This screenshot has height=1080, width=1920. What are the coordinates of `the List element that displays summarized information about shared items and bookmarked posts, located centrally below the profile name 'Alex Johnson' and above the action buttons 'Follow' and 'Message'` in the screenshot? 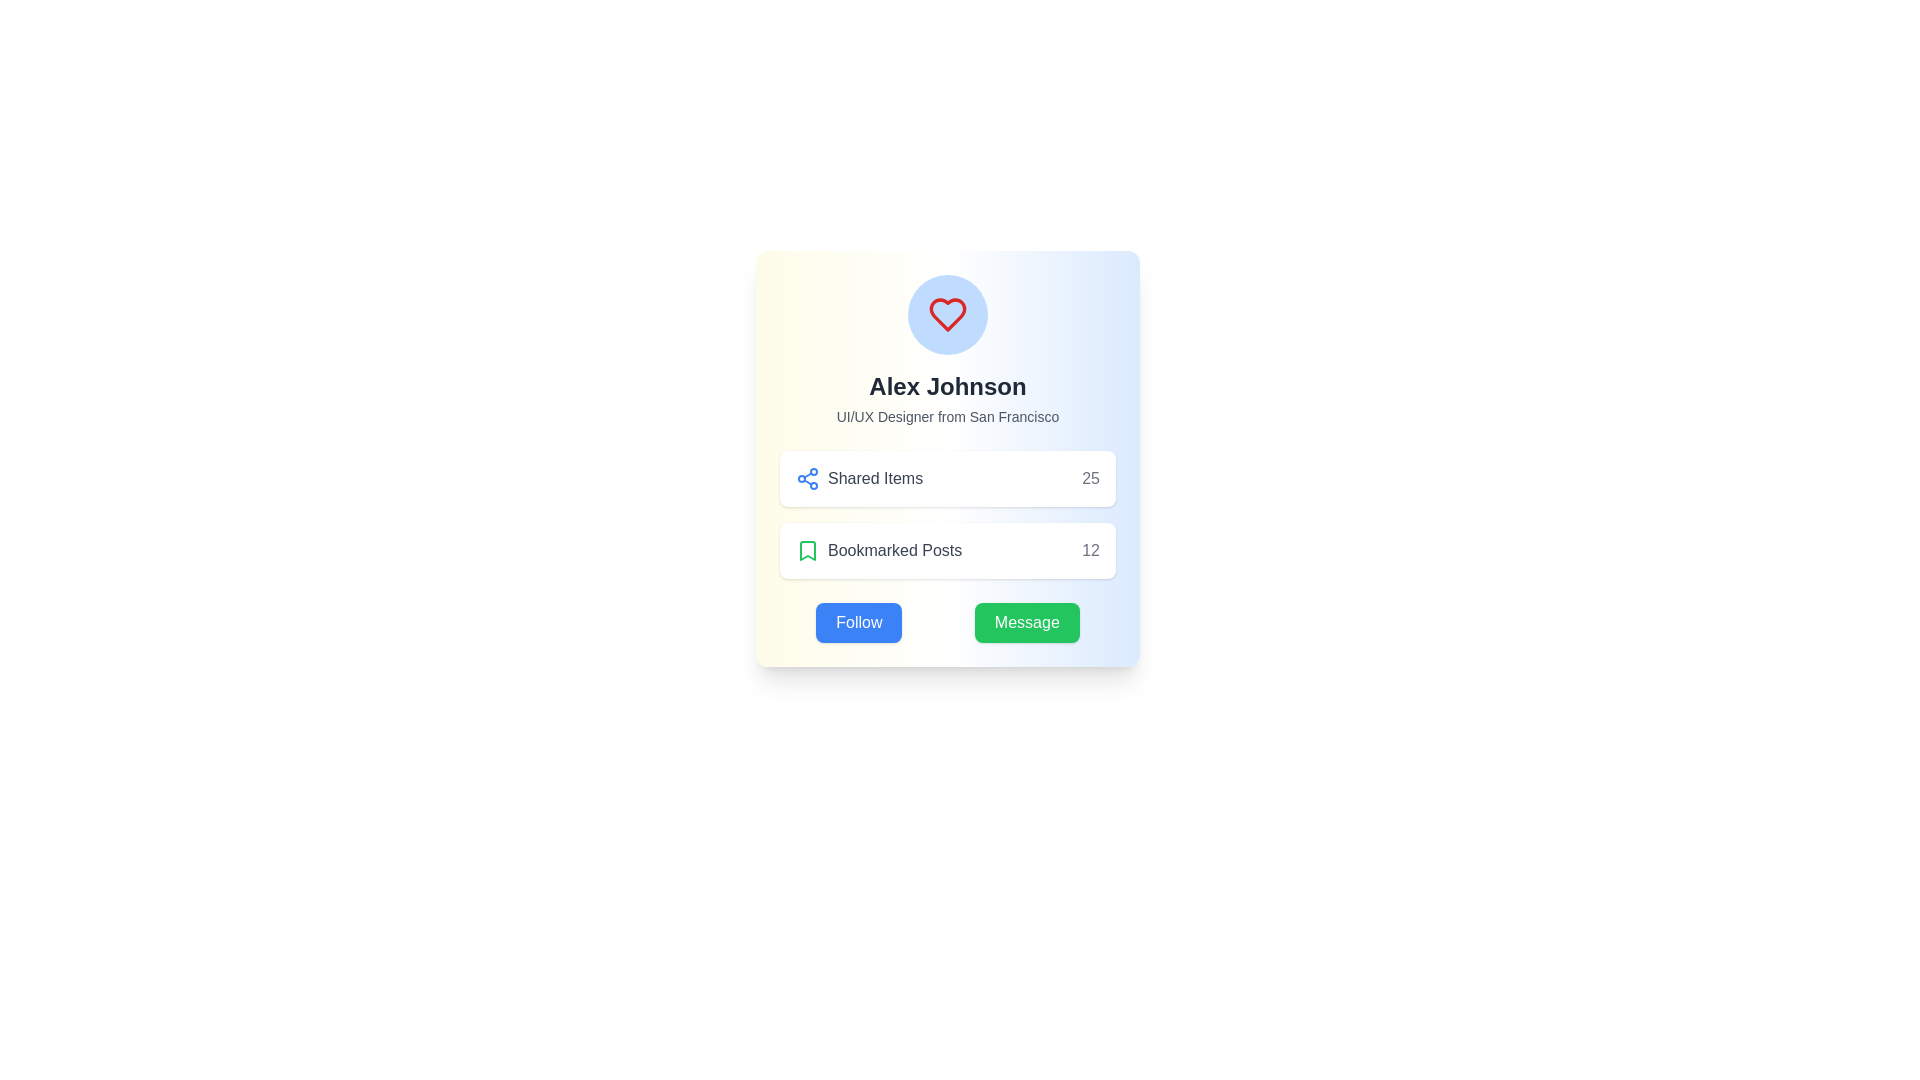 It's located at (947, 514).